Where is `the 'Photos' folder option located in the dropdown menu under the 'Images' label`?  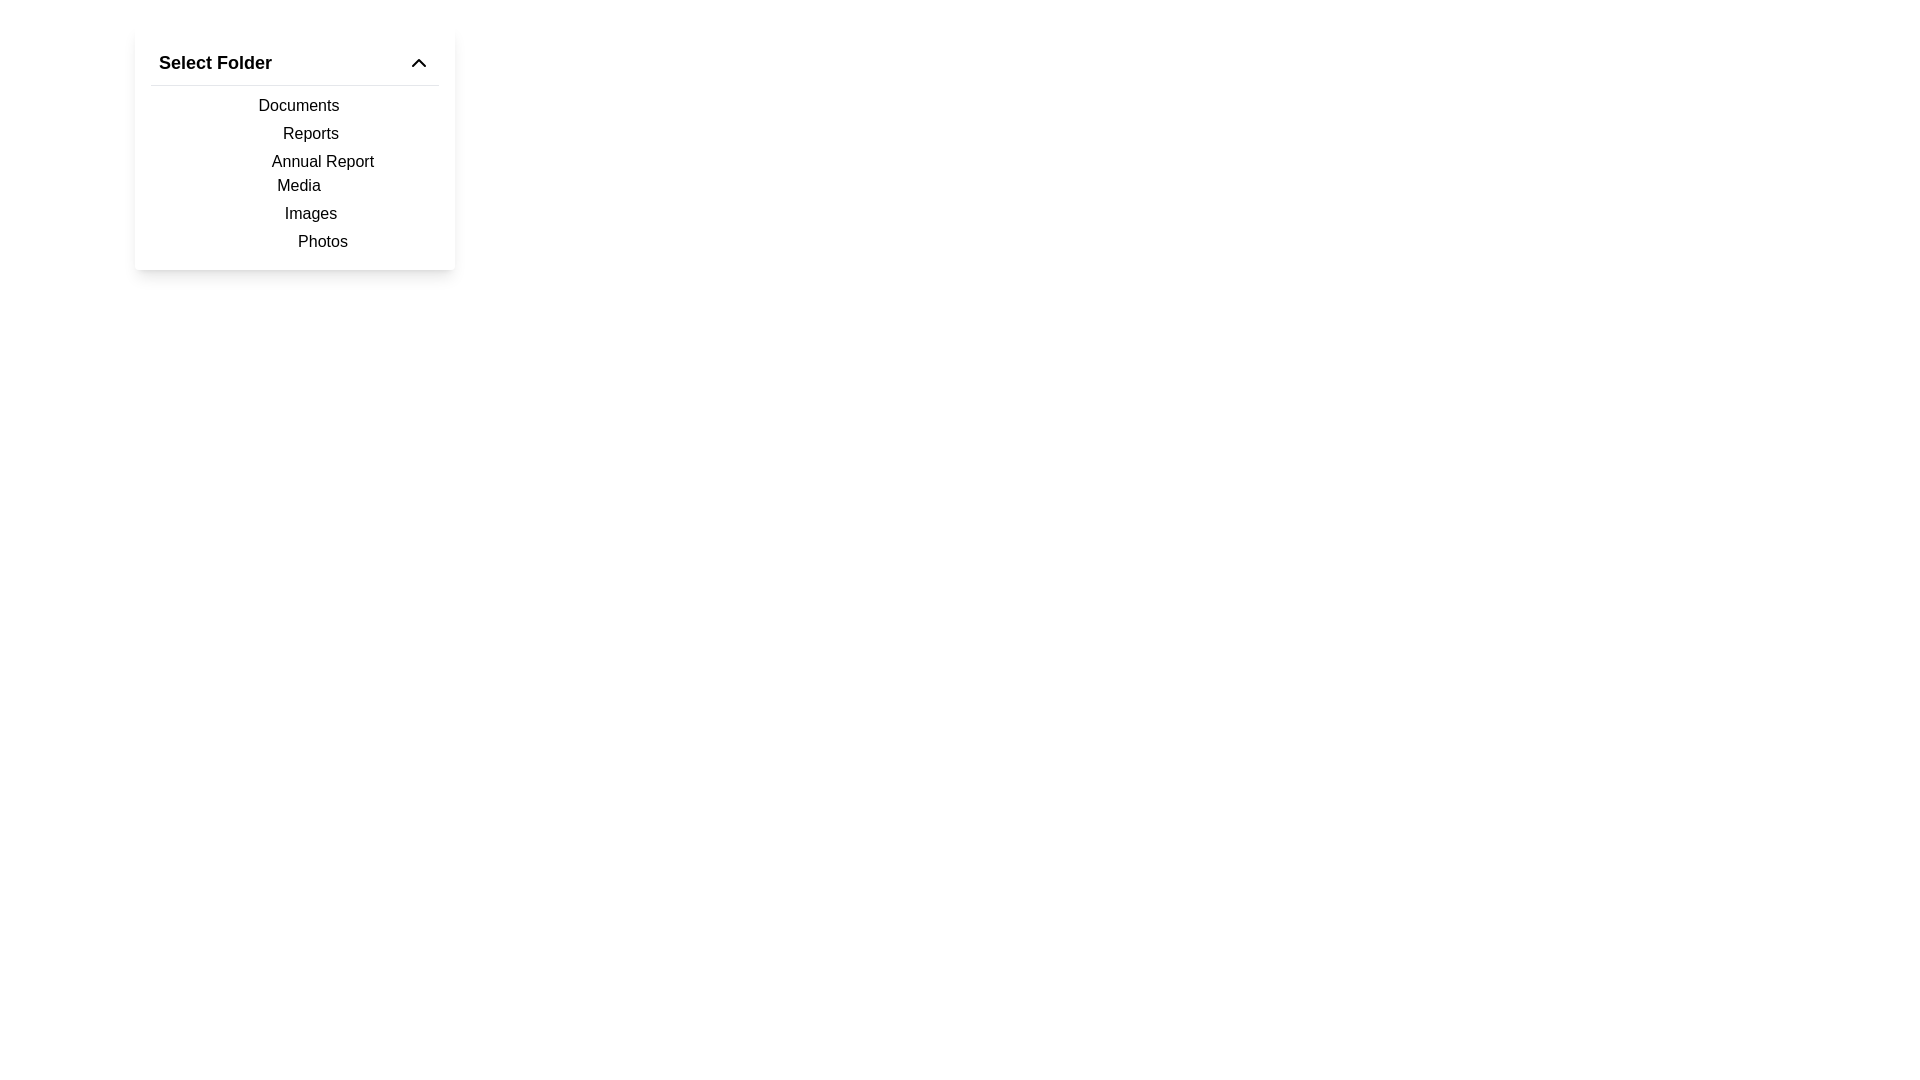 the 'Photos' folder option located in the dropdown menu under the 'Images' label is located at coordinates (322, 241).